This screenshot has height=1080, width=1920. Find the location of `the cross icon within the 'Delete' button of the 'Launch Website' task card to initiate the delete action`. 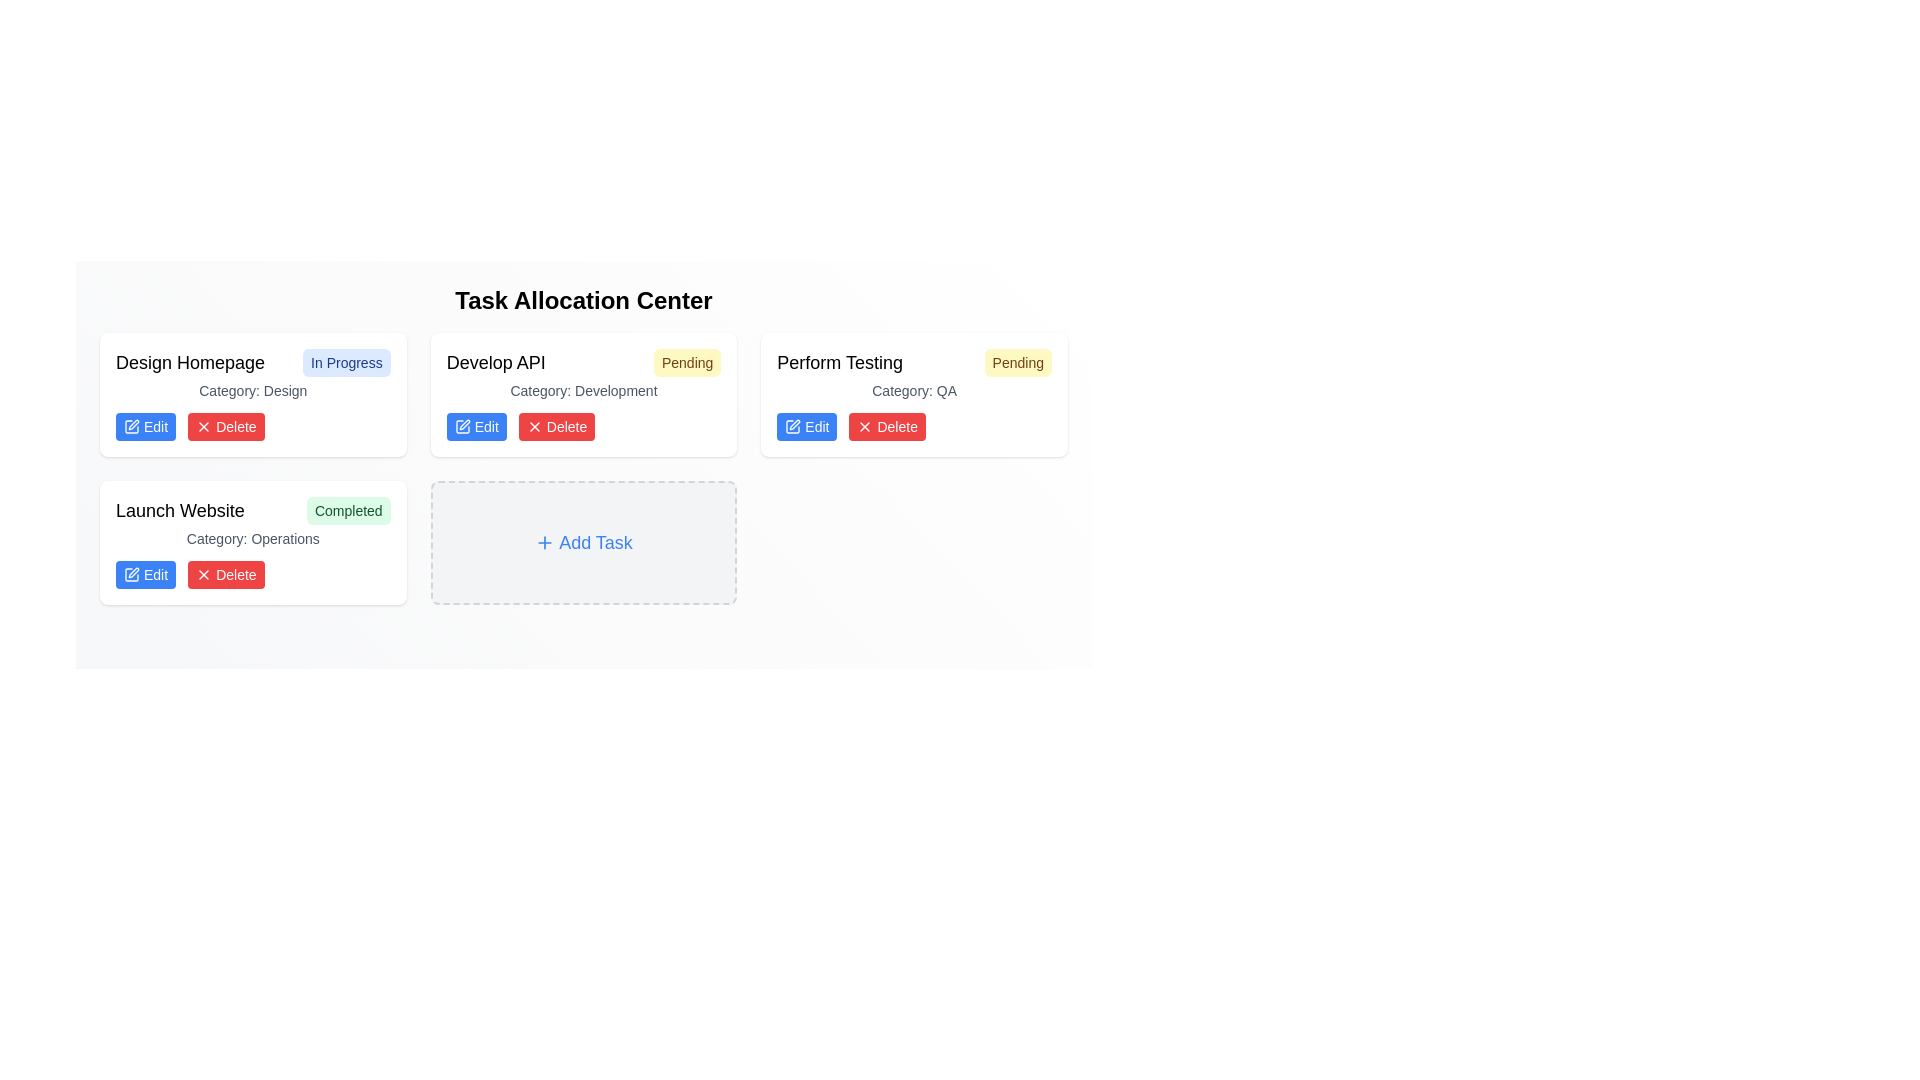

the cross icon within the 'Delete' button of the 'Launch Website' task card to initiate the delete action is located at coordinates (204, 574).